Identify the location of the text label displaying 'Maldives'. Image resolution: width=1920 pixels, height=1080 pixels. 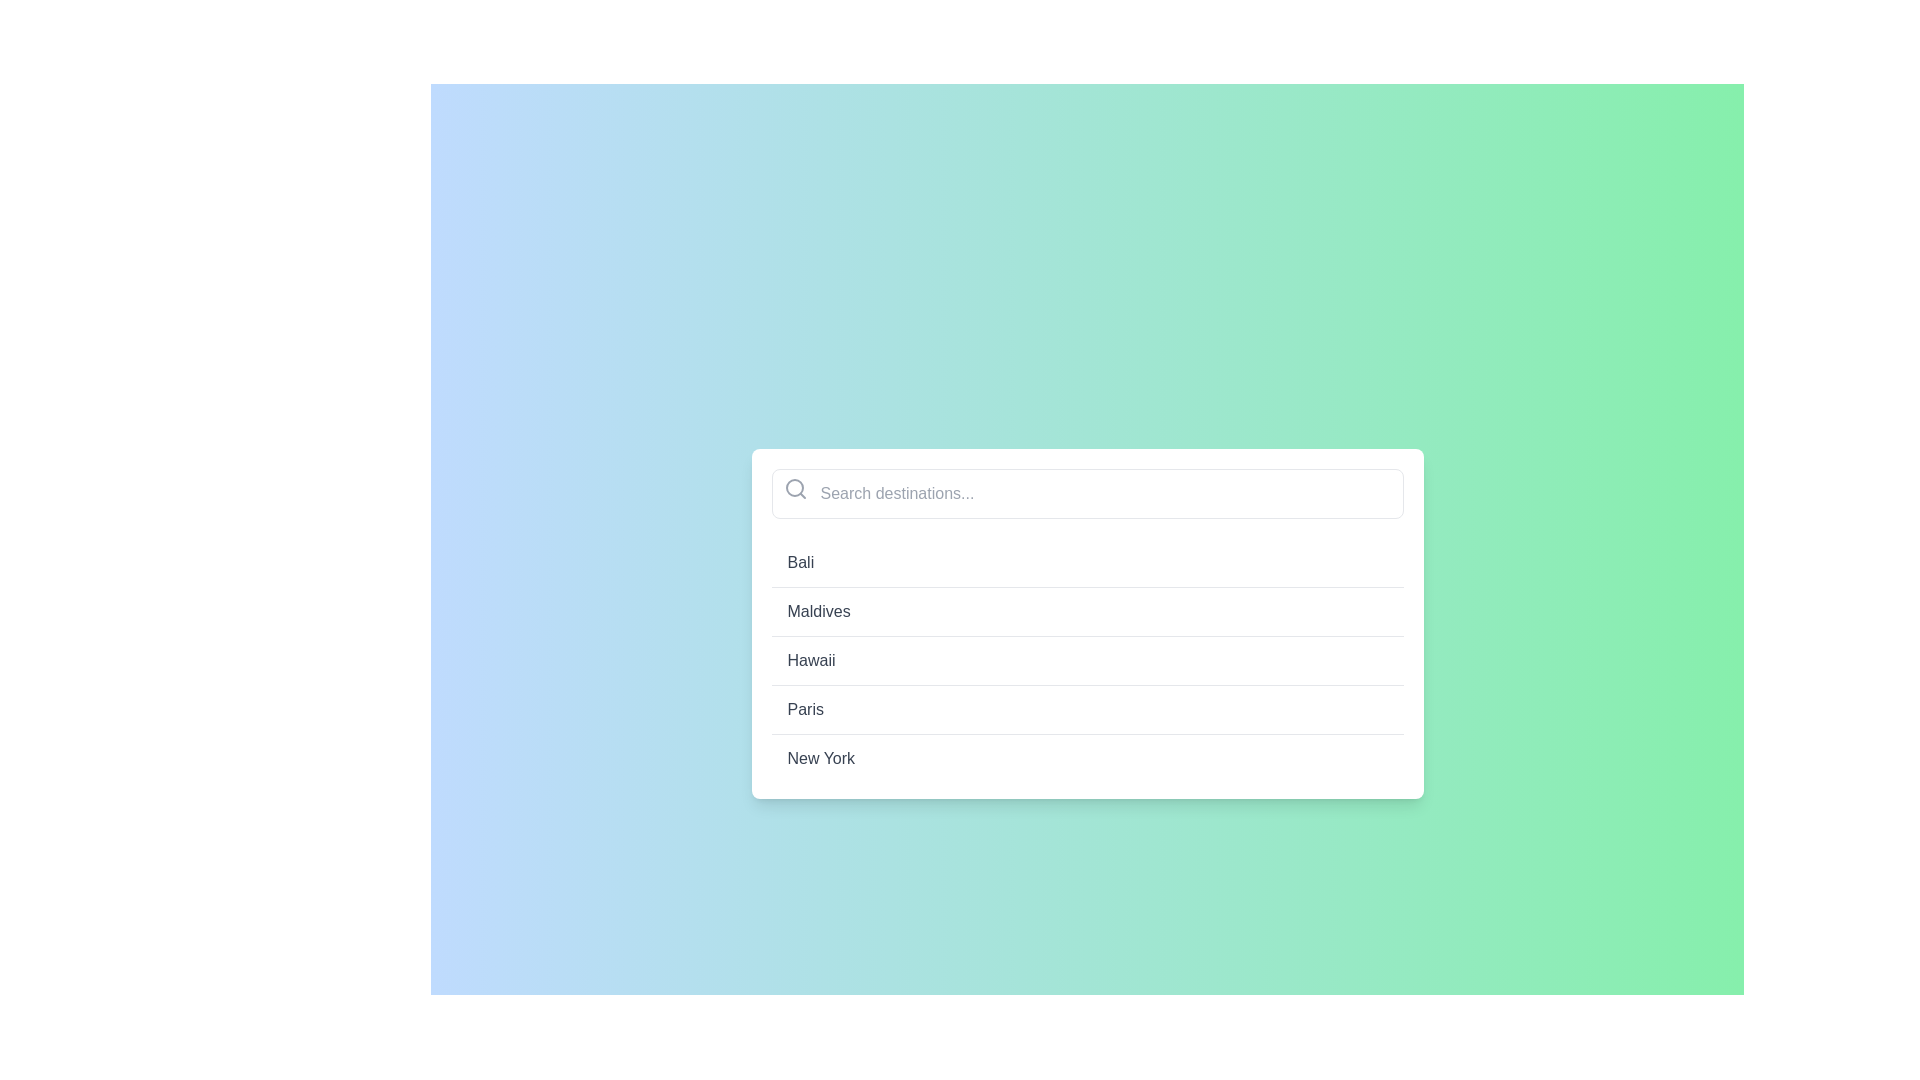
(819, 611).